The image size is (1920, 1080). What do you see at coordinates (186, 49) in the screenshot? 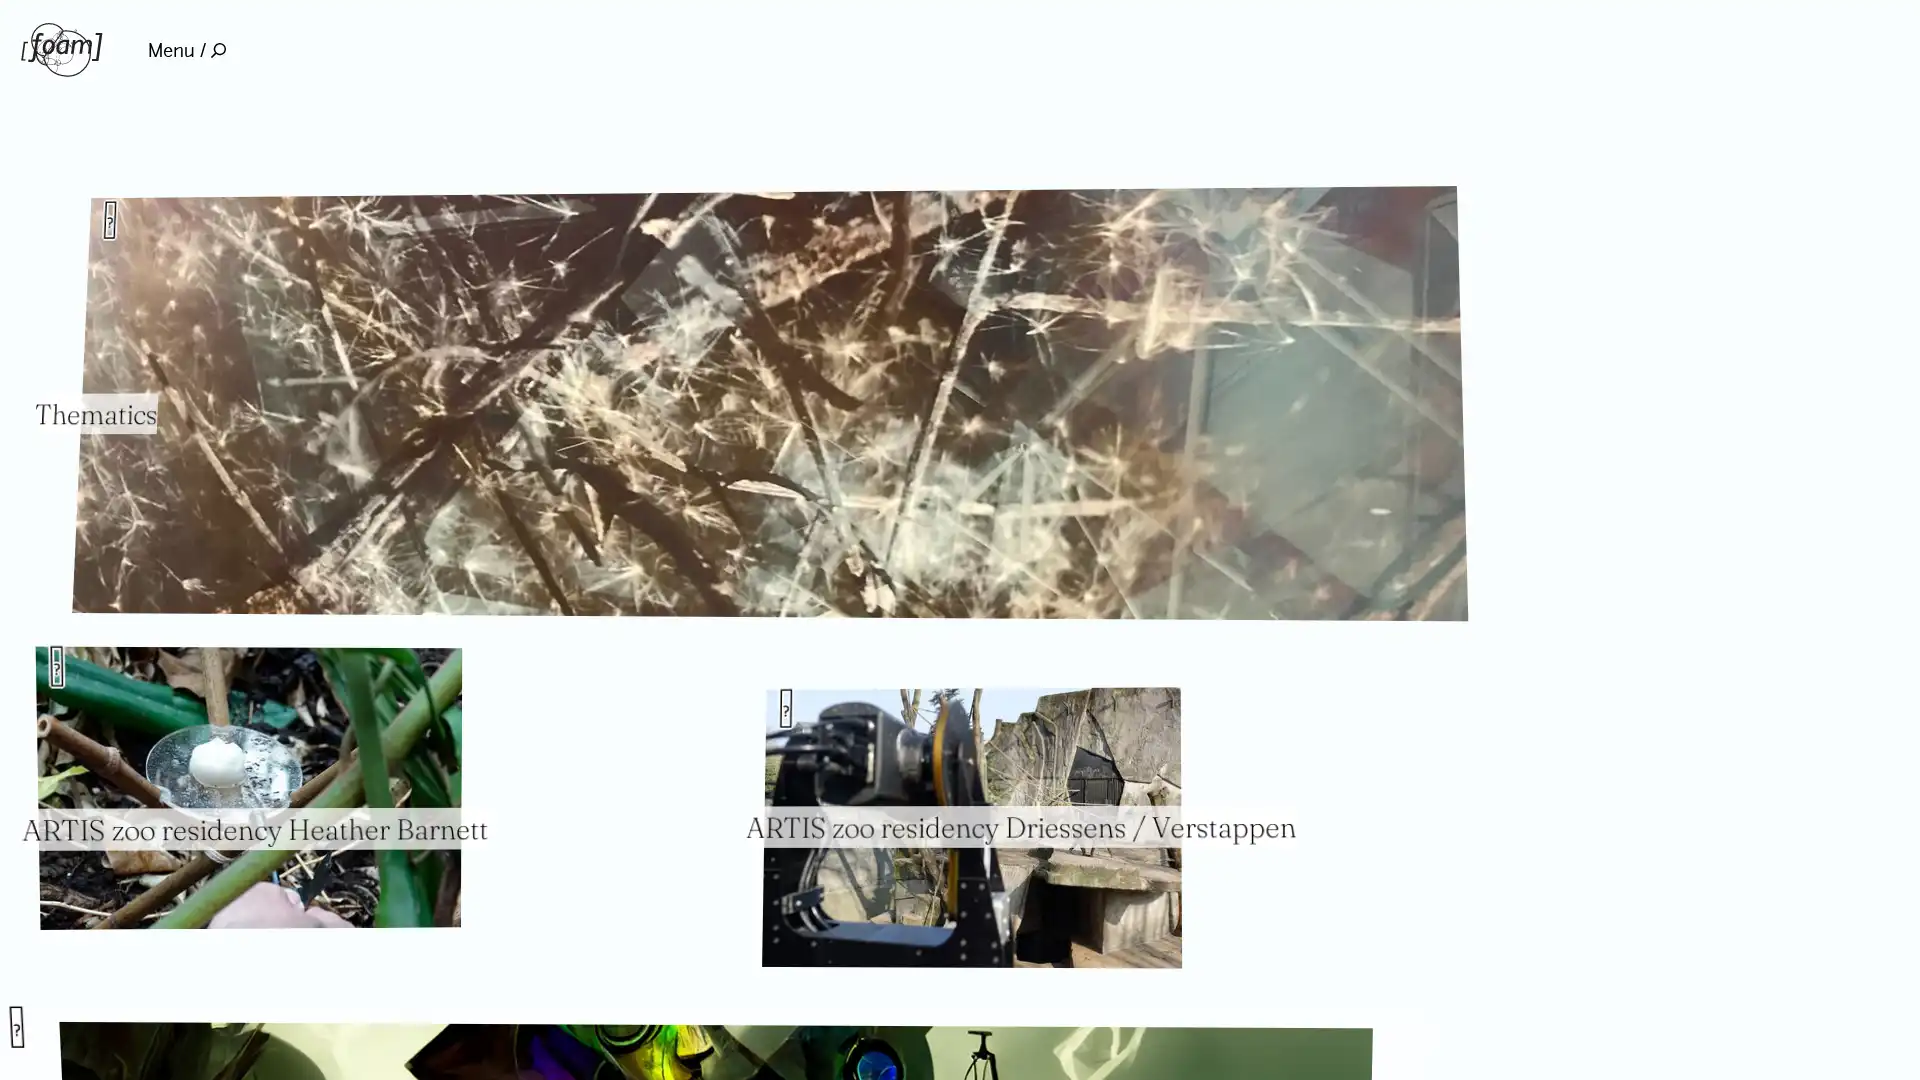
I see `Menu /` at bounding box center [186, 49].